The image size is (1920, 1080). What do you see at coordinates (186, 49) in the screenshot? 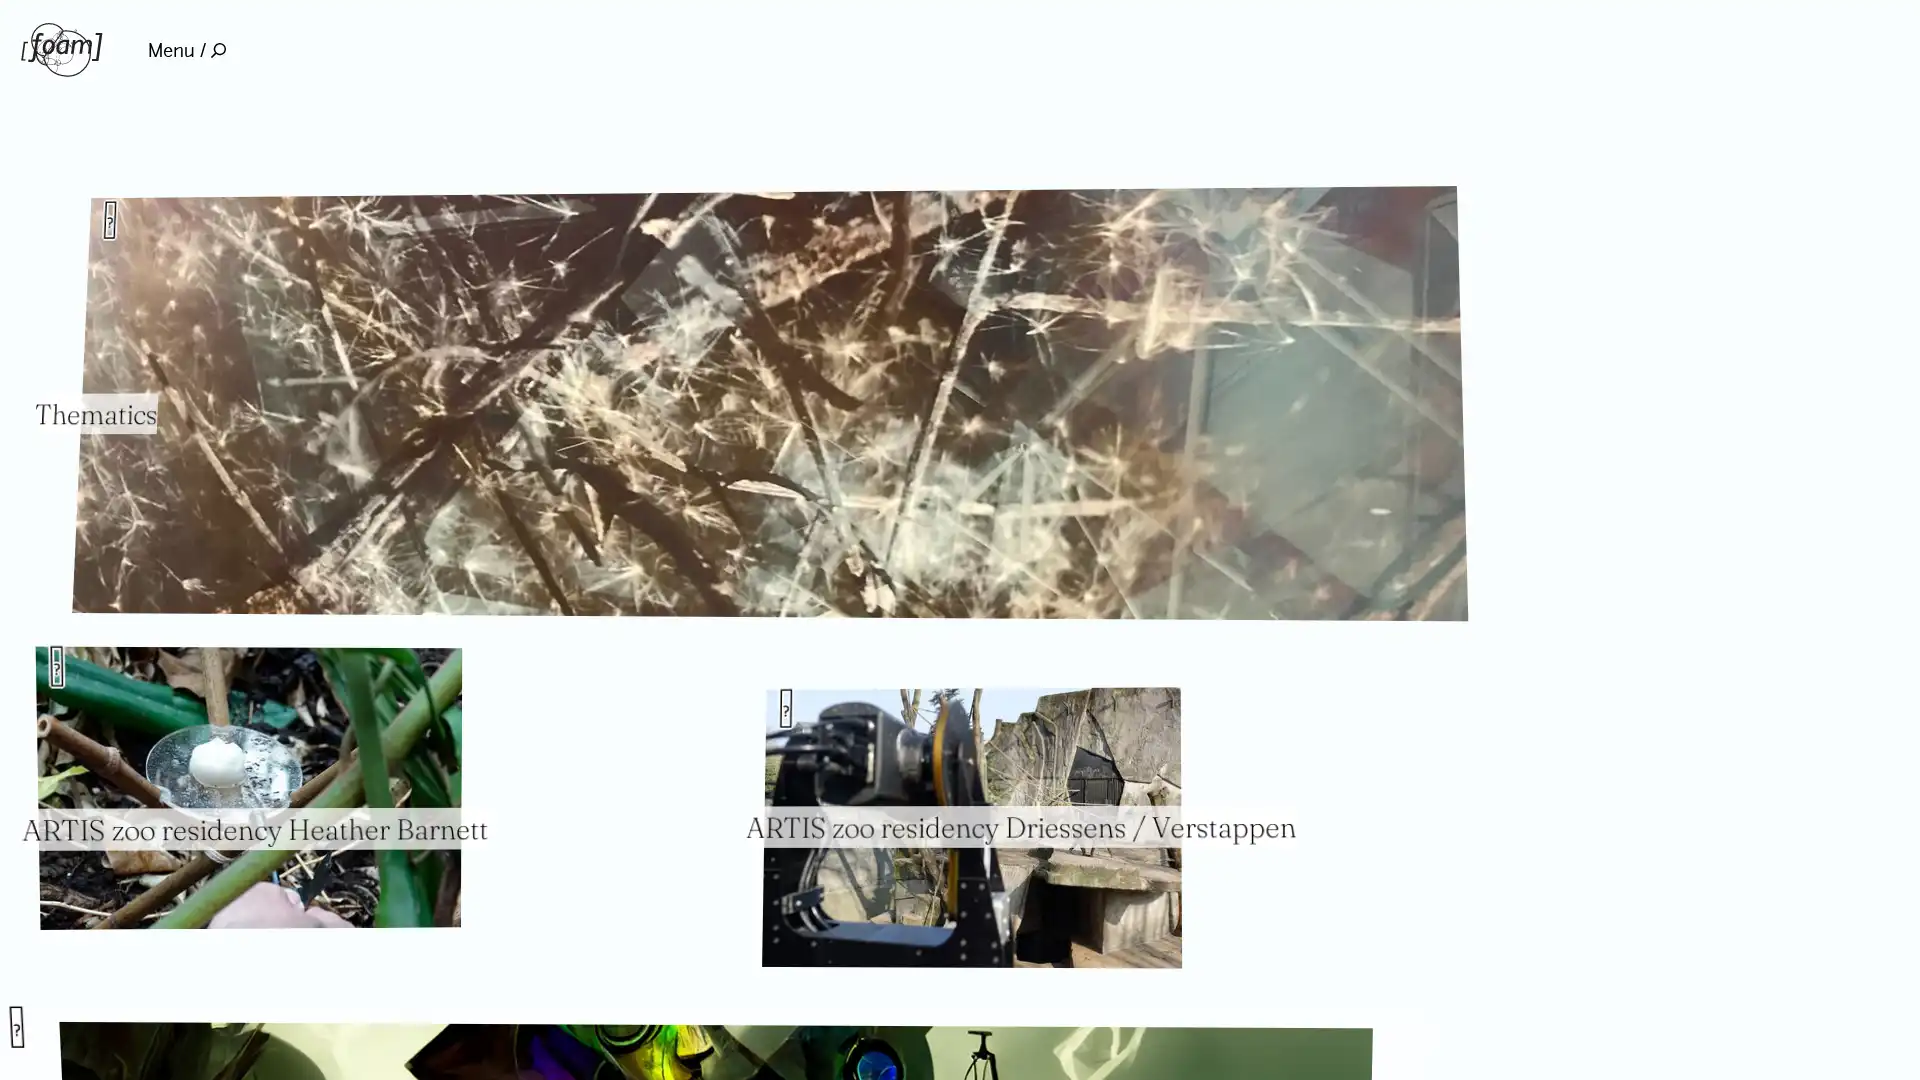
I see `Menu /` at bounding box center [186, 49].